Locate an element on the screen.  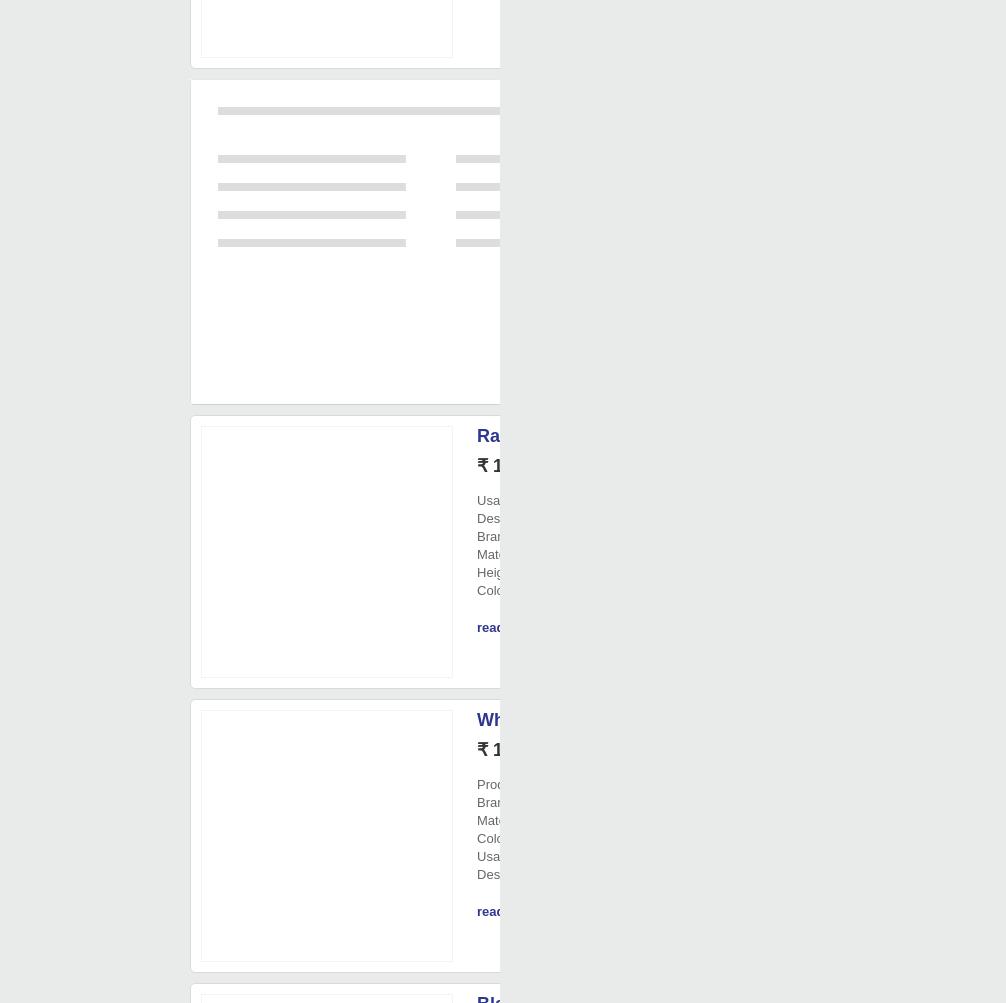
':  Jaygee' is located at coordinates (511, 535).